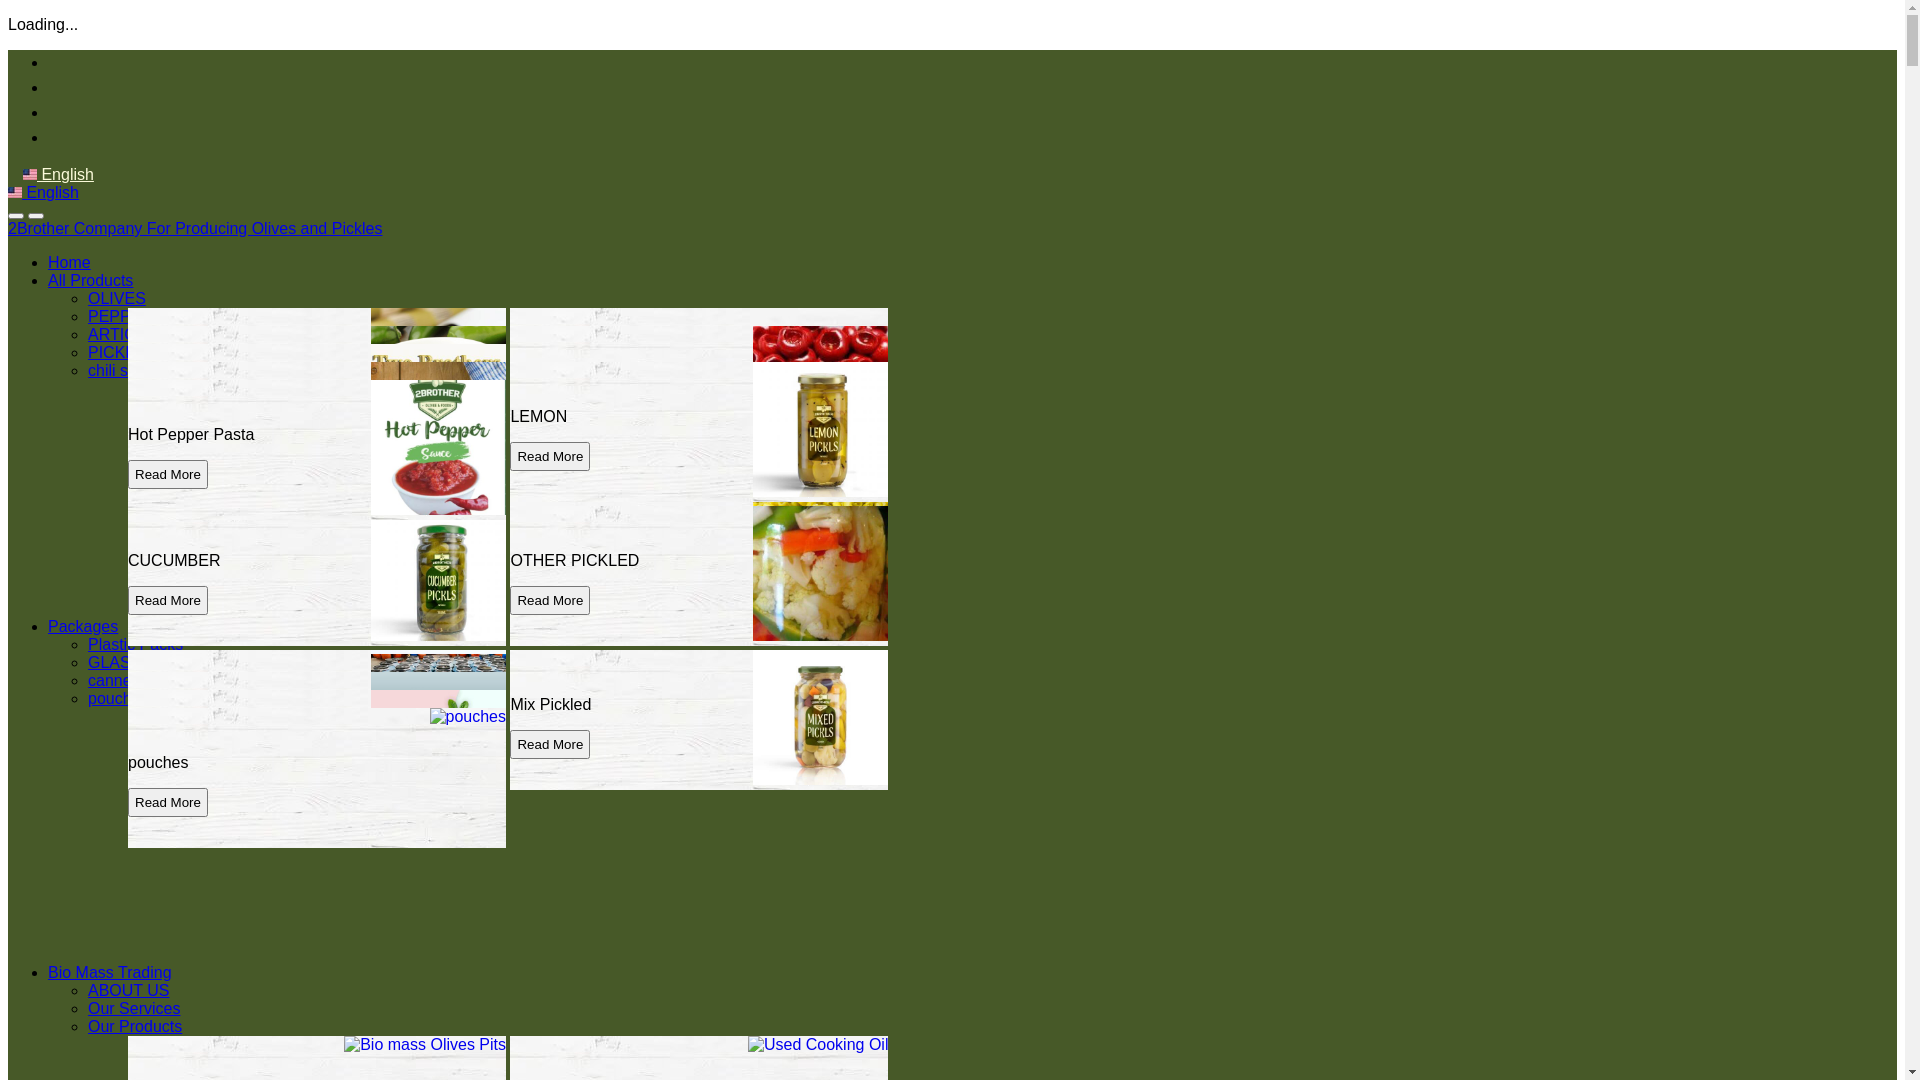  I want to click on 'Home', so click(48, 261).